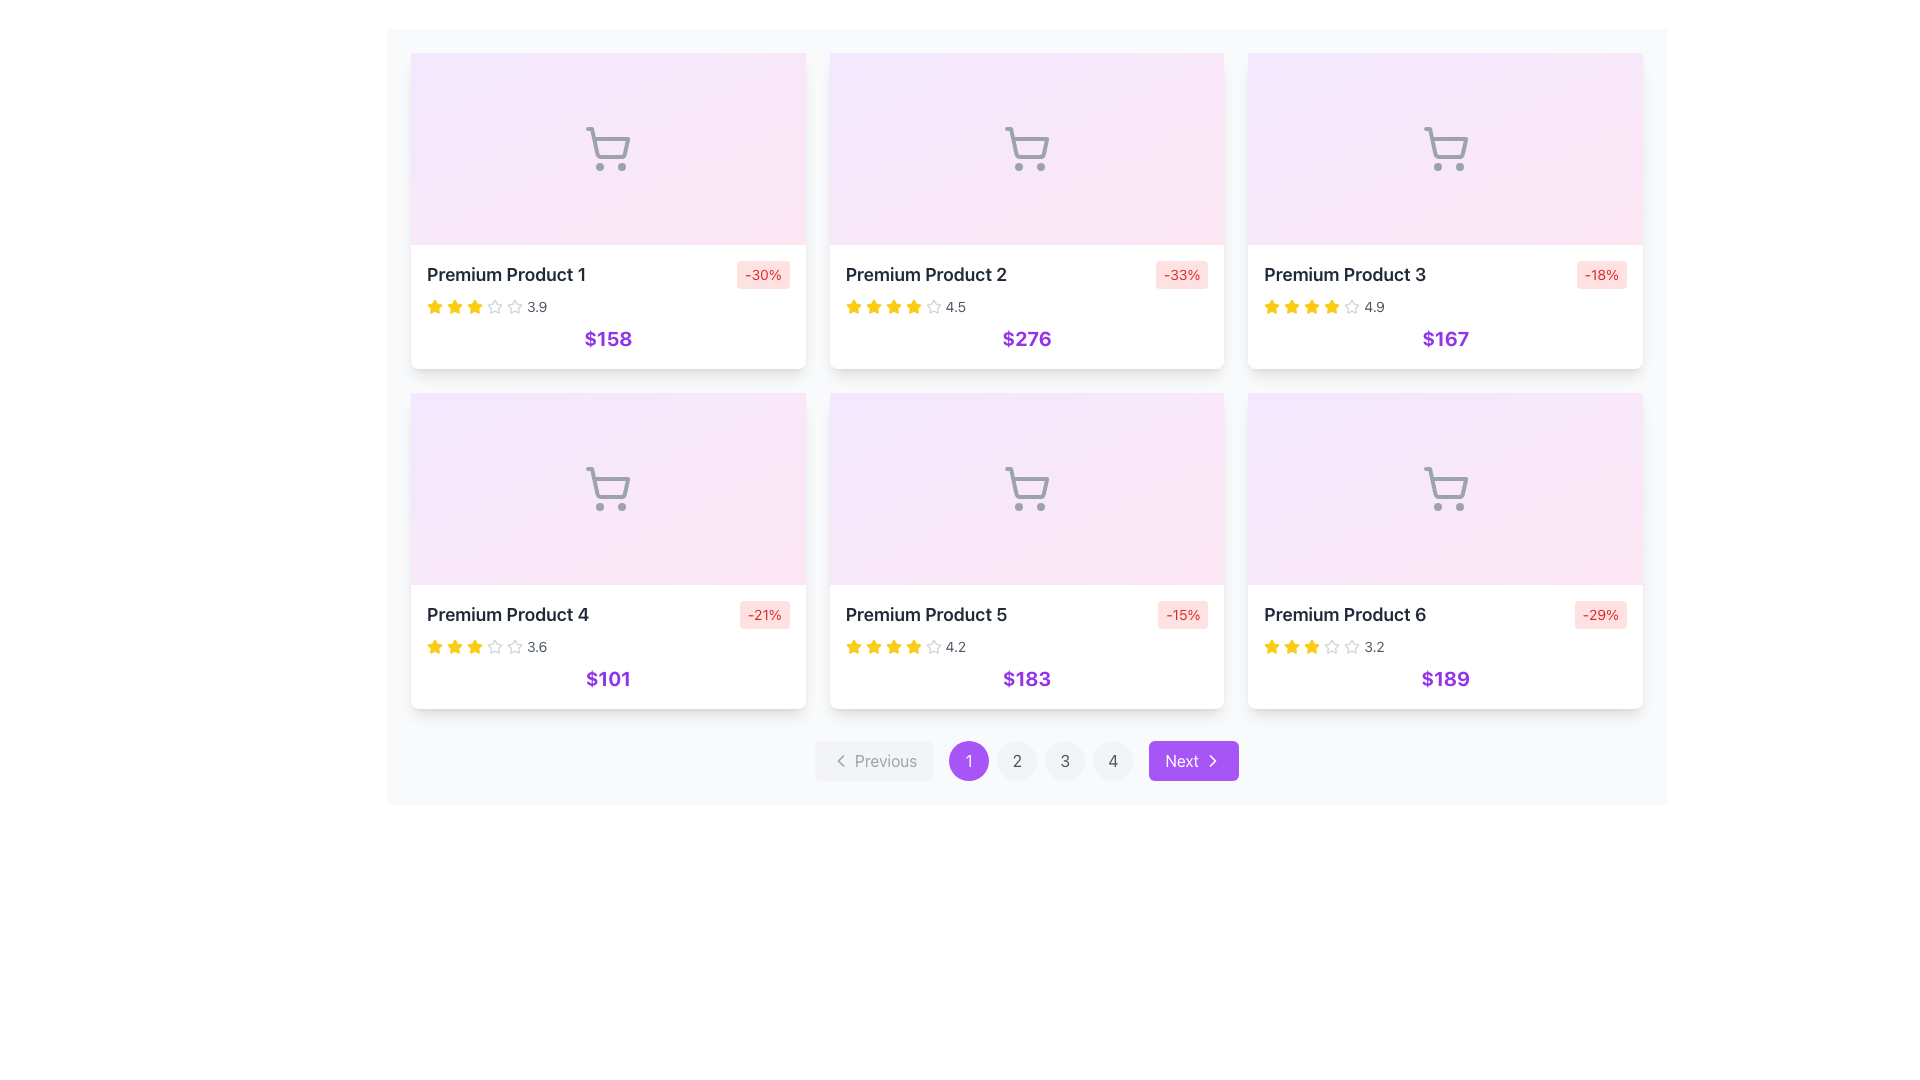  What do you see at coordinates (853, 646) in the screenshot?
I see `the second yellow star icon in the rating system of the 'Premium Product 5' card to rate it` at bounding box center [853, 646].